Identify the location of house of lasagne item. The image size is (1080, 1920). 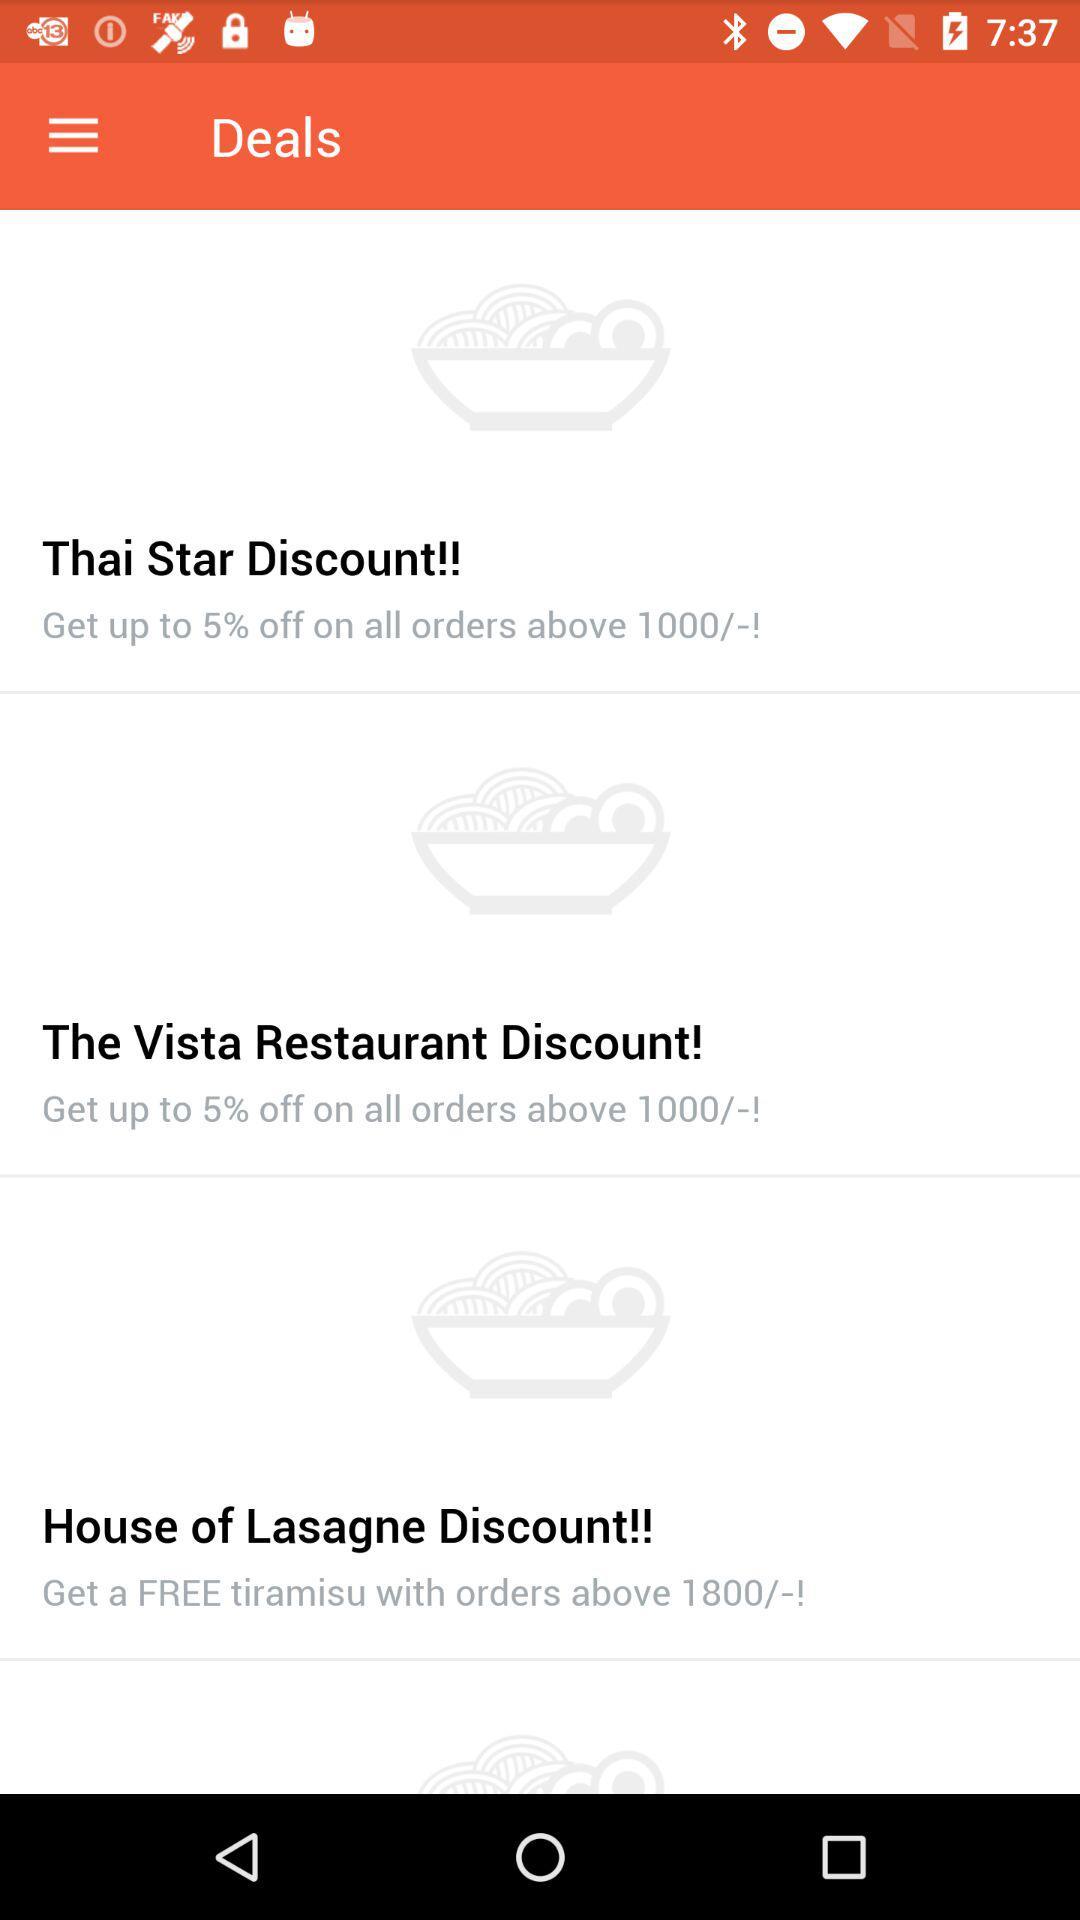
(540, 1513).